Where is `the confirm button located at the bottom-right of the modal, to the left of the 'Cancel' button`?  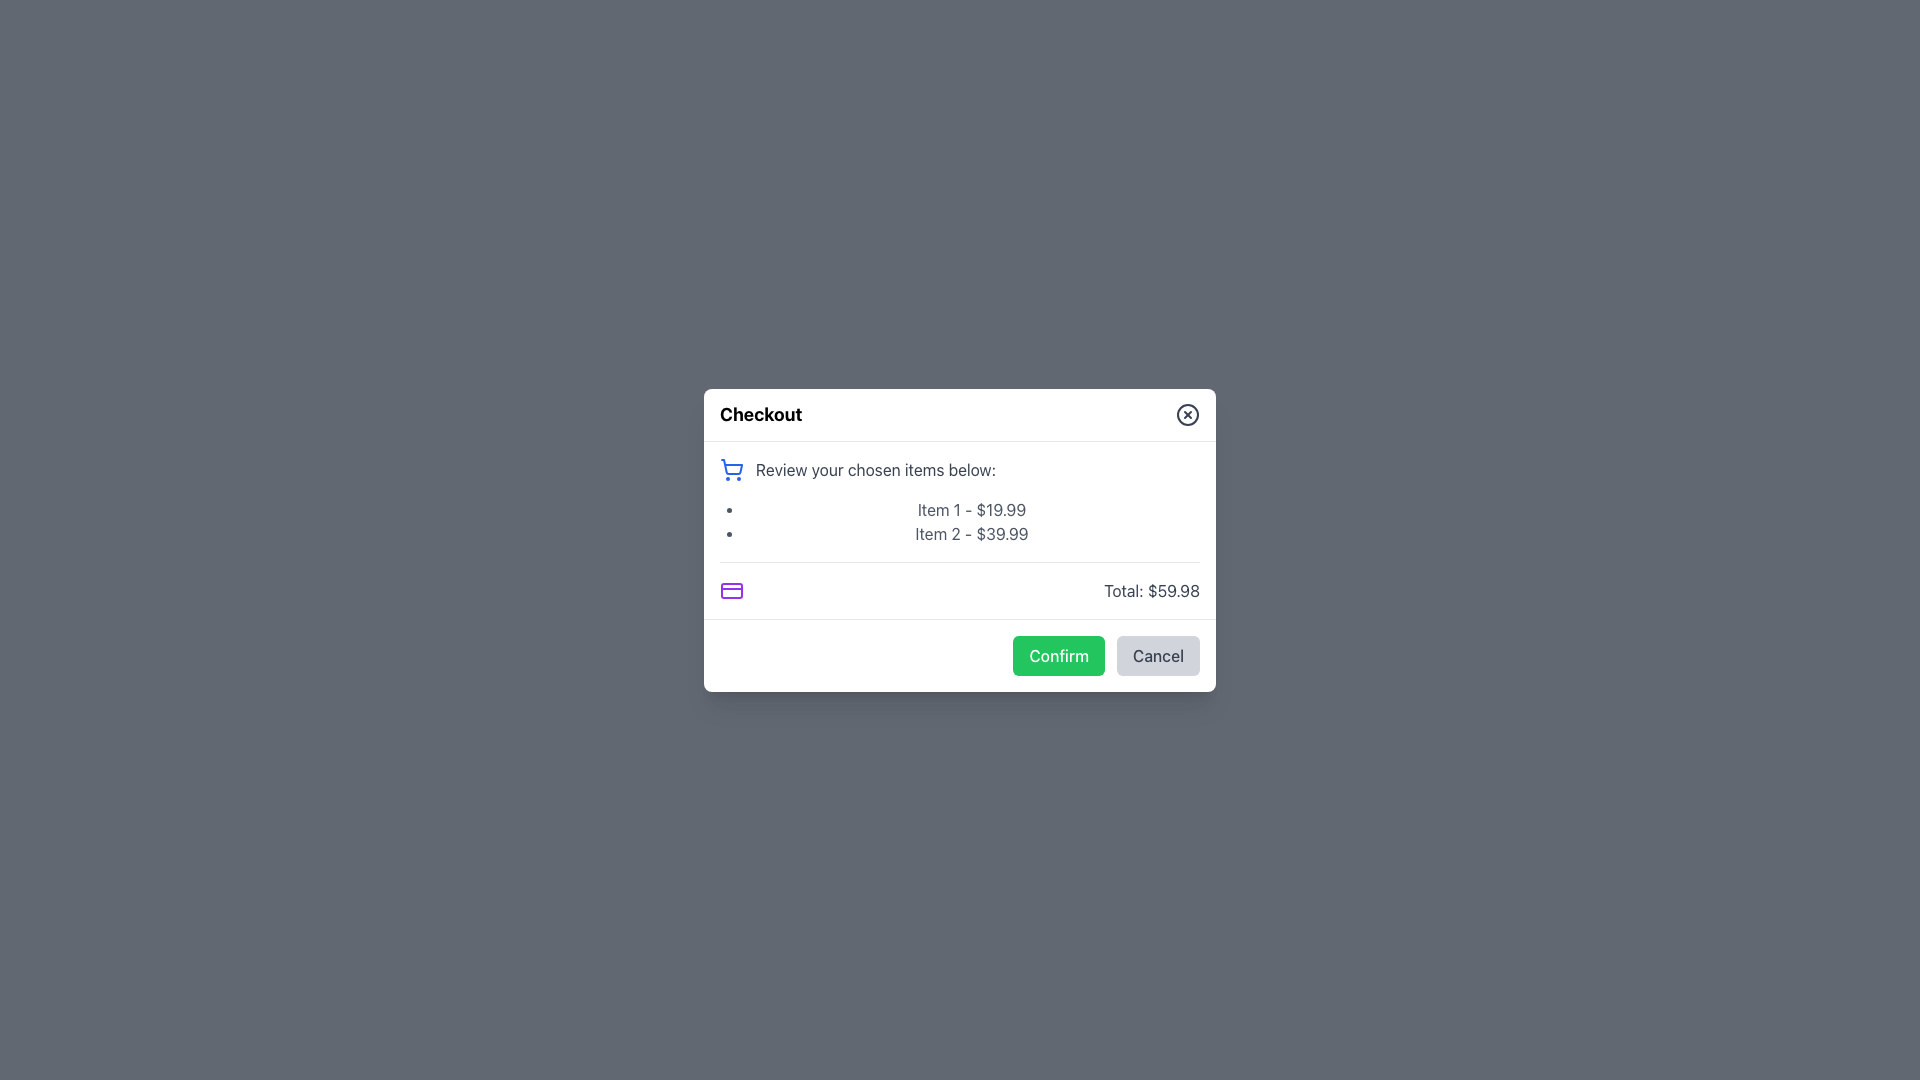
the confirm button located at the bottom-right of the modal, to the left of the 'Cancel' button is located at coordinates (1058, 655).